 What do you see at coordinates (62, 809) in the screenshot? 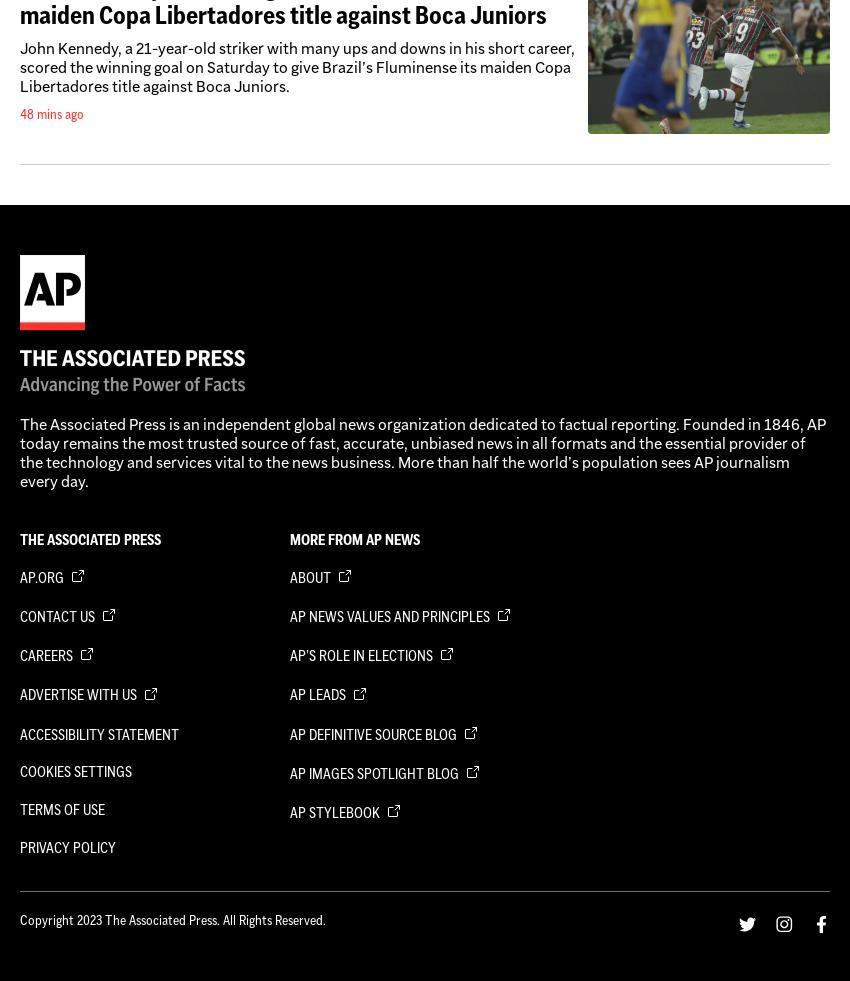
I see `'Terms of Use'` at bounding box center [62, 809].